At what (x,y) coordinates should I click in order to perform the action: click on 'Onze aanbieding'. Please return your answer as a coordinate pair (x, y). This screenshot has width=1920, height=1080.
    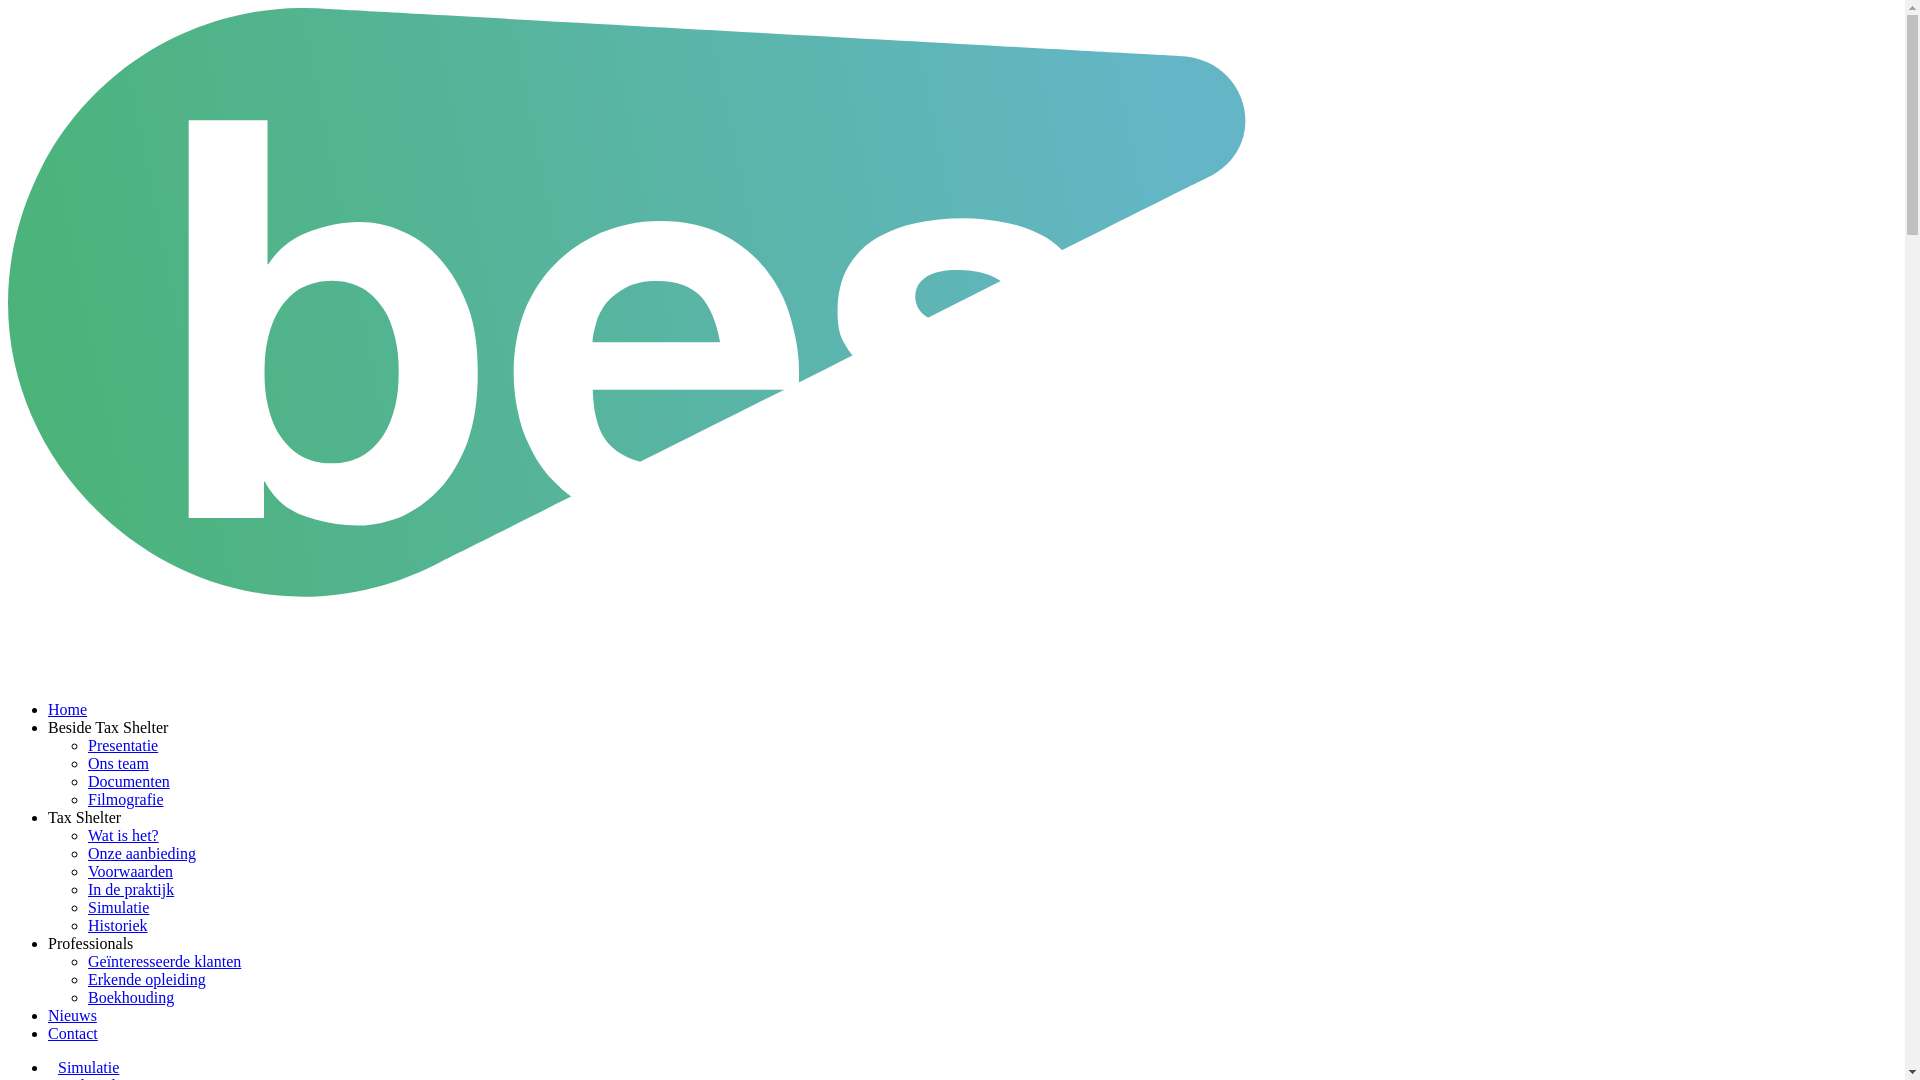
    Looking at the image, I should click on (141, 853).